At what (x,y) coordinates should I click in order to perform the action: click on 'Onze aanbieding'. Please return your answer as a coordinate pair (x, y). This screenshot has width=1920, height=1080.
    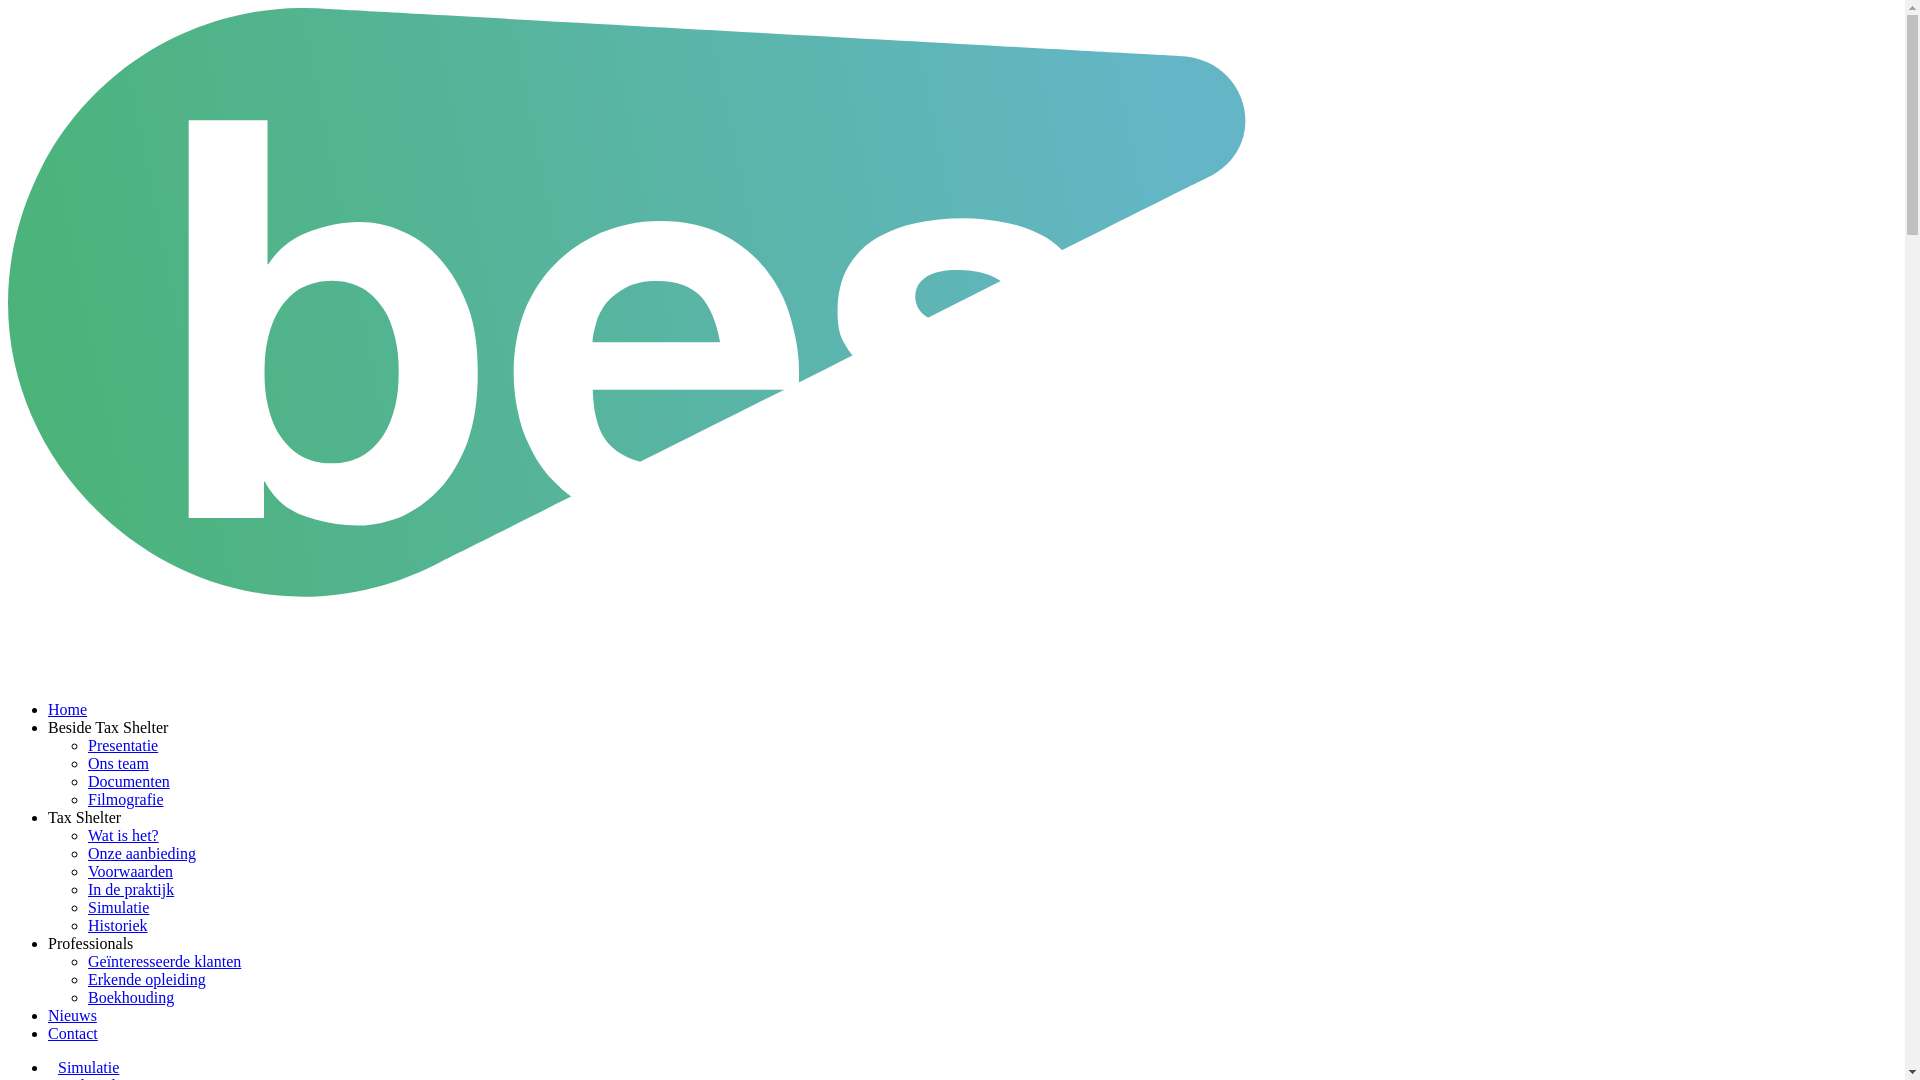
    Looking at the image, I should click on (141, 853).